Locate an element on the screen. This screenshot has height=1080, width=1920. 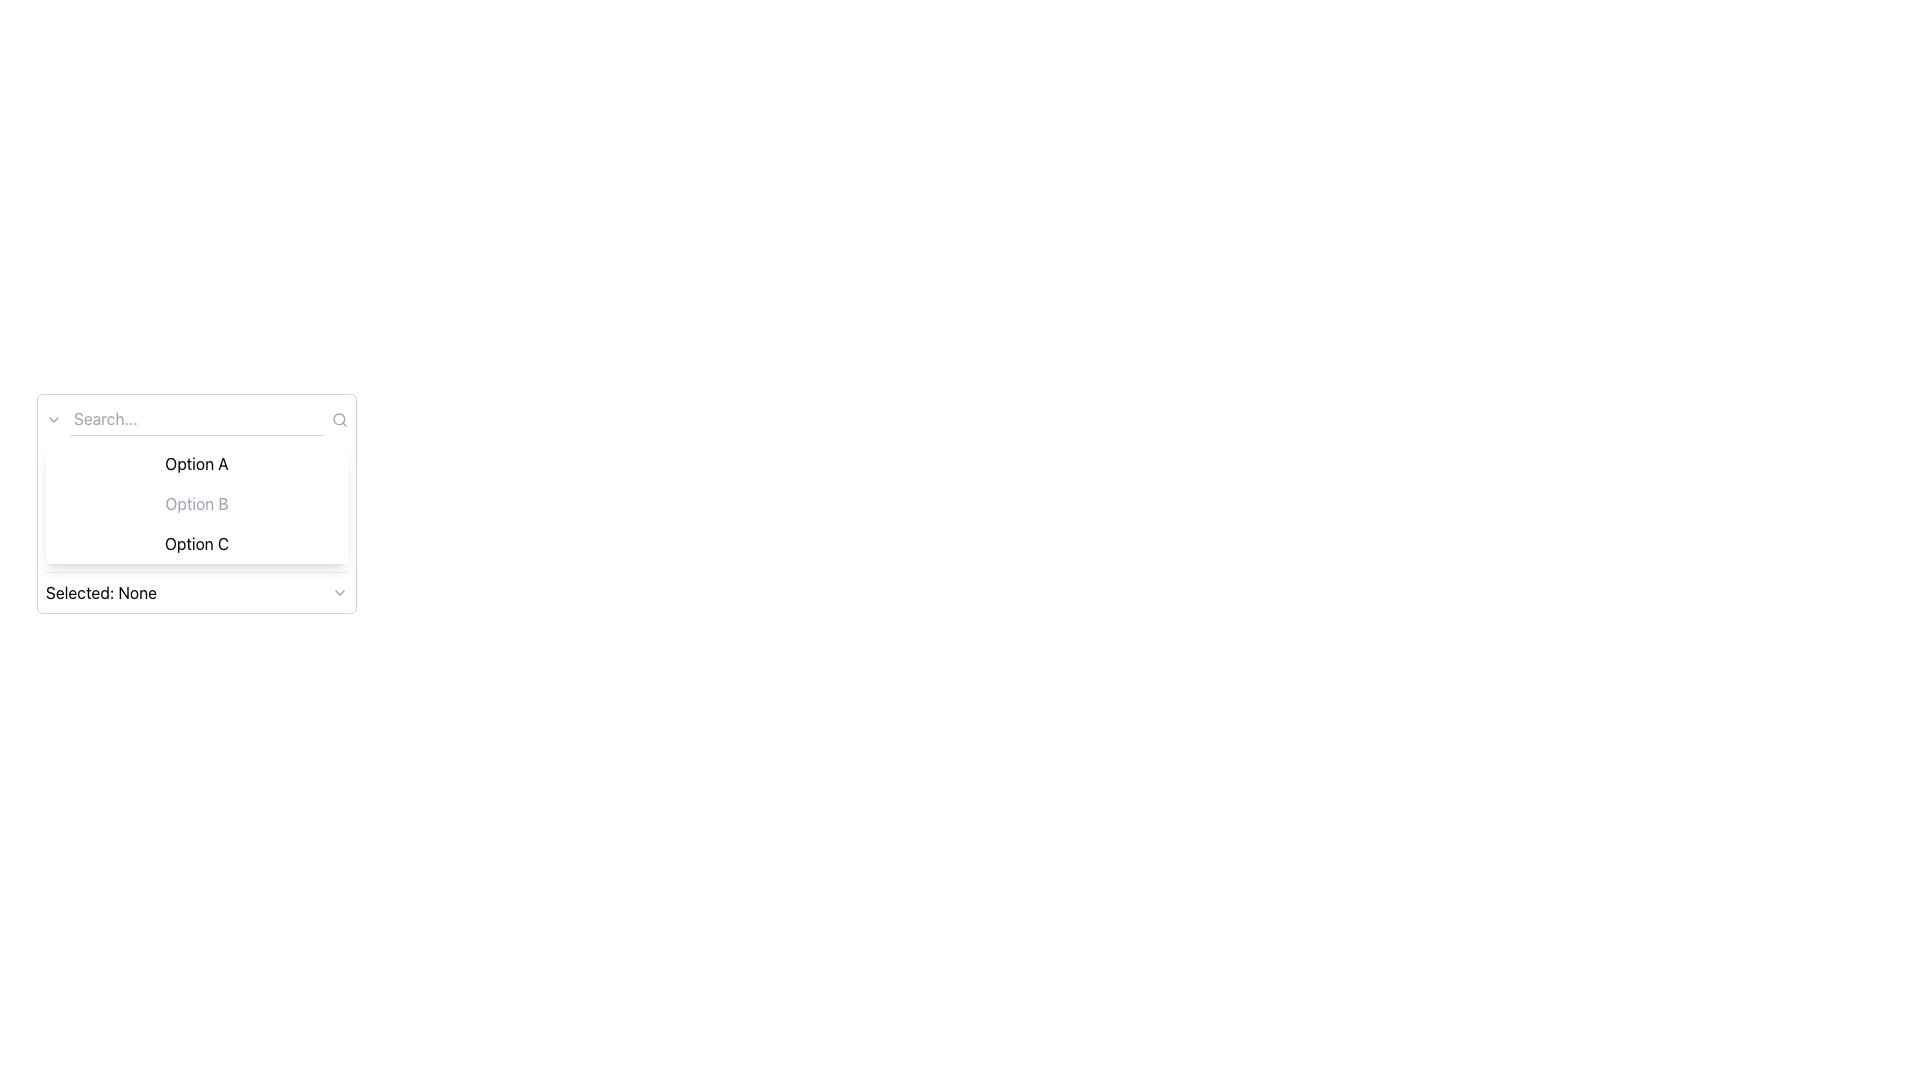
the first item labeled 'Option A' in the dropdown list is located at coordinates (196, 463).